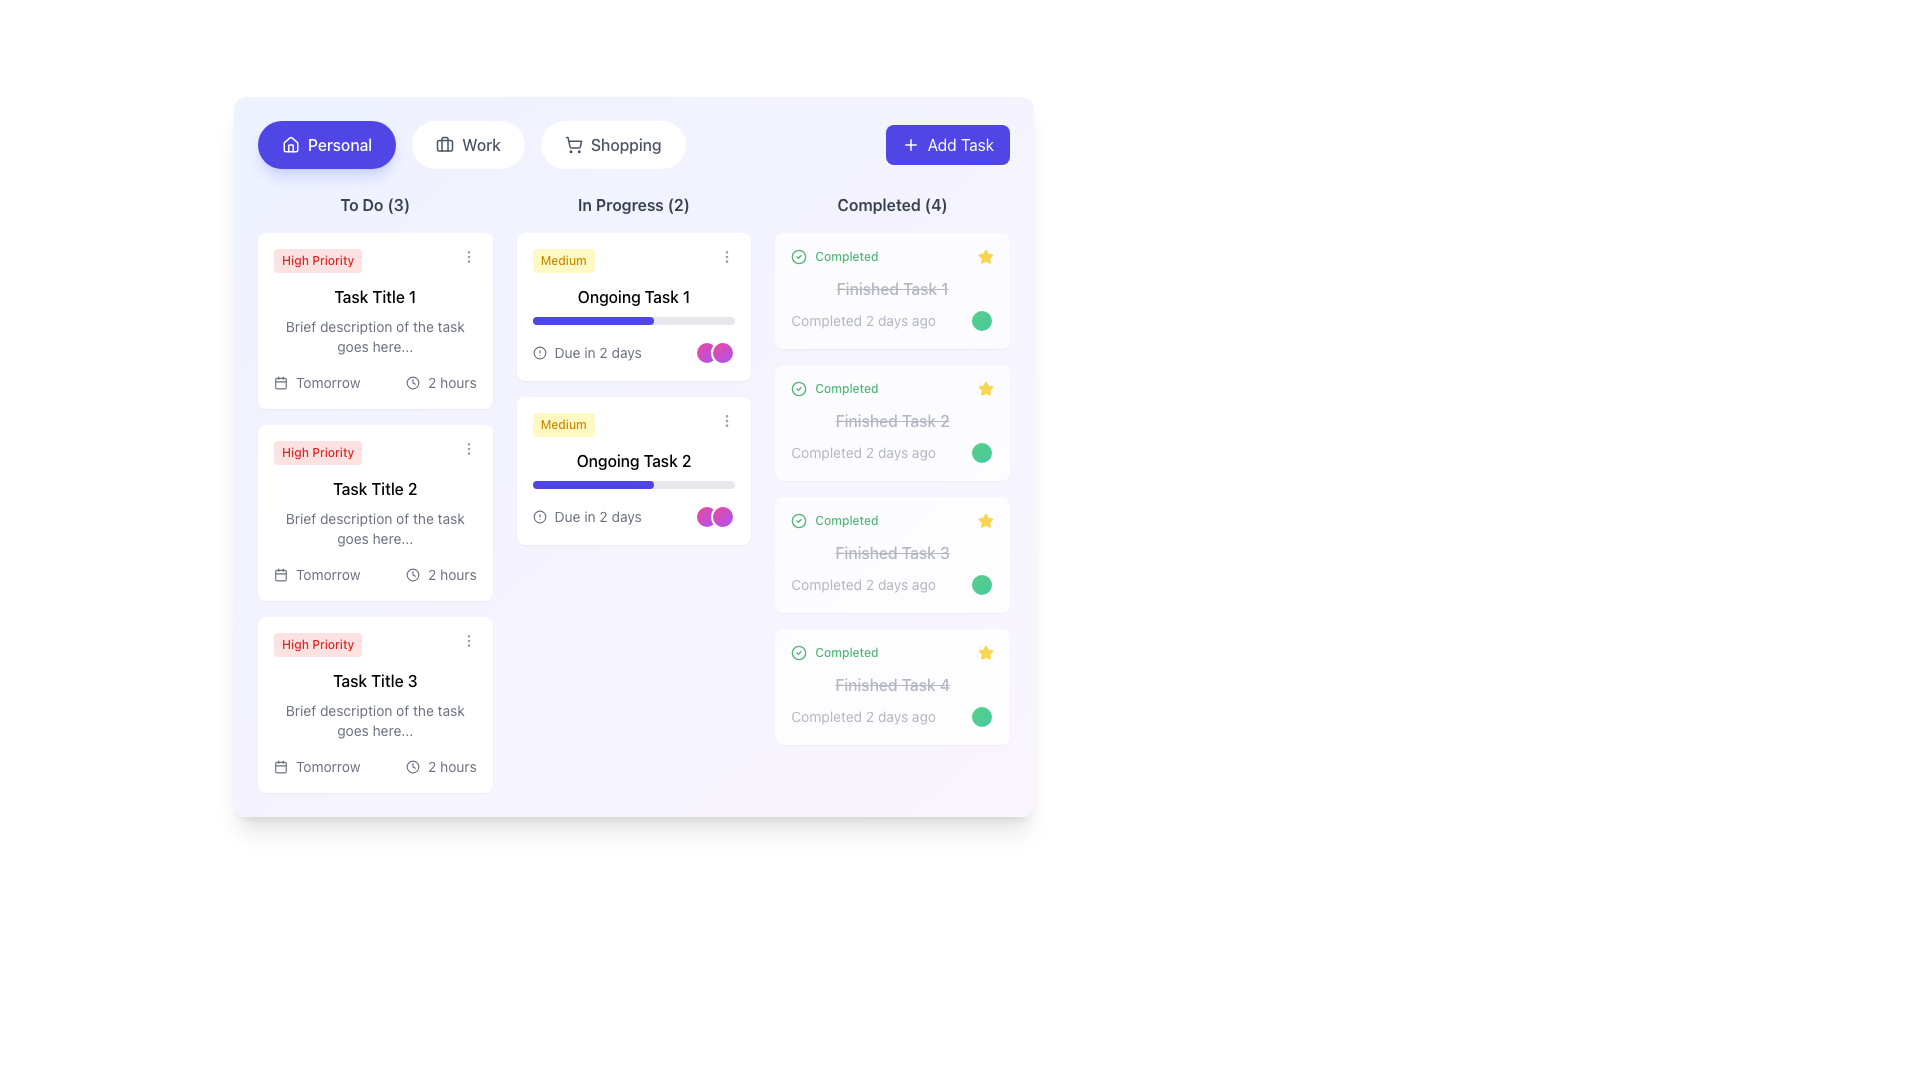  I want to click on the 'Work' text label located in the navigation bar, which serves as a non-interactive indicator between the 'Personal' and 'Shopping' buttons, so click(481, 144).